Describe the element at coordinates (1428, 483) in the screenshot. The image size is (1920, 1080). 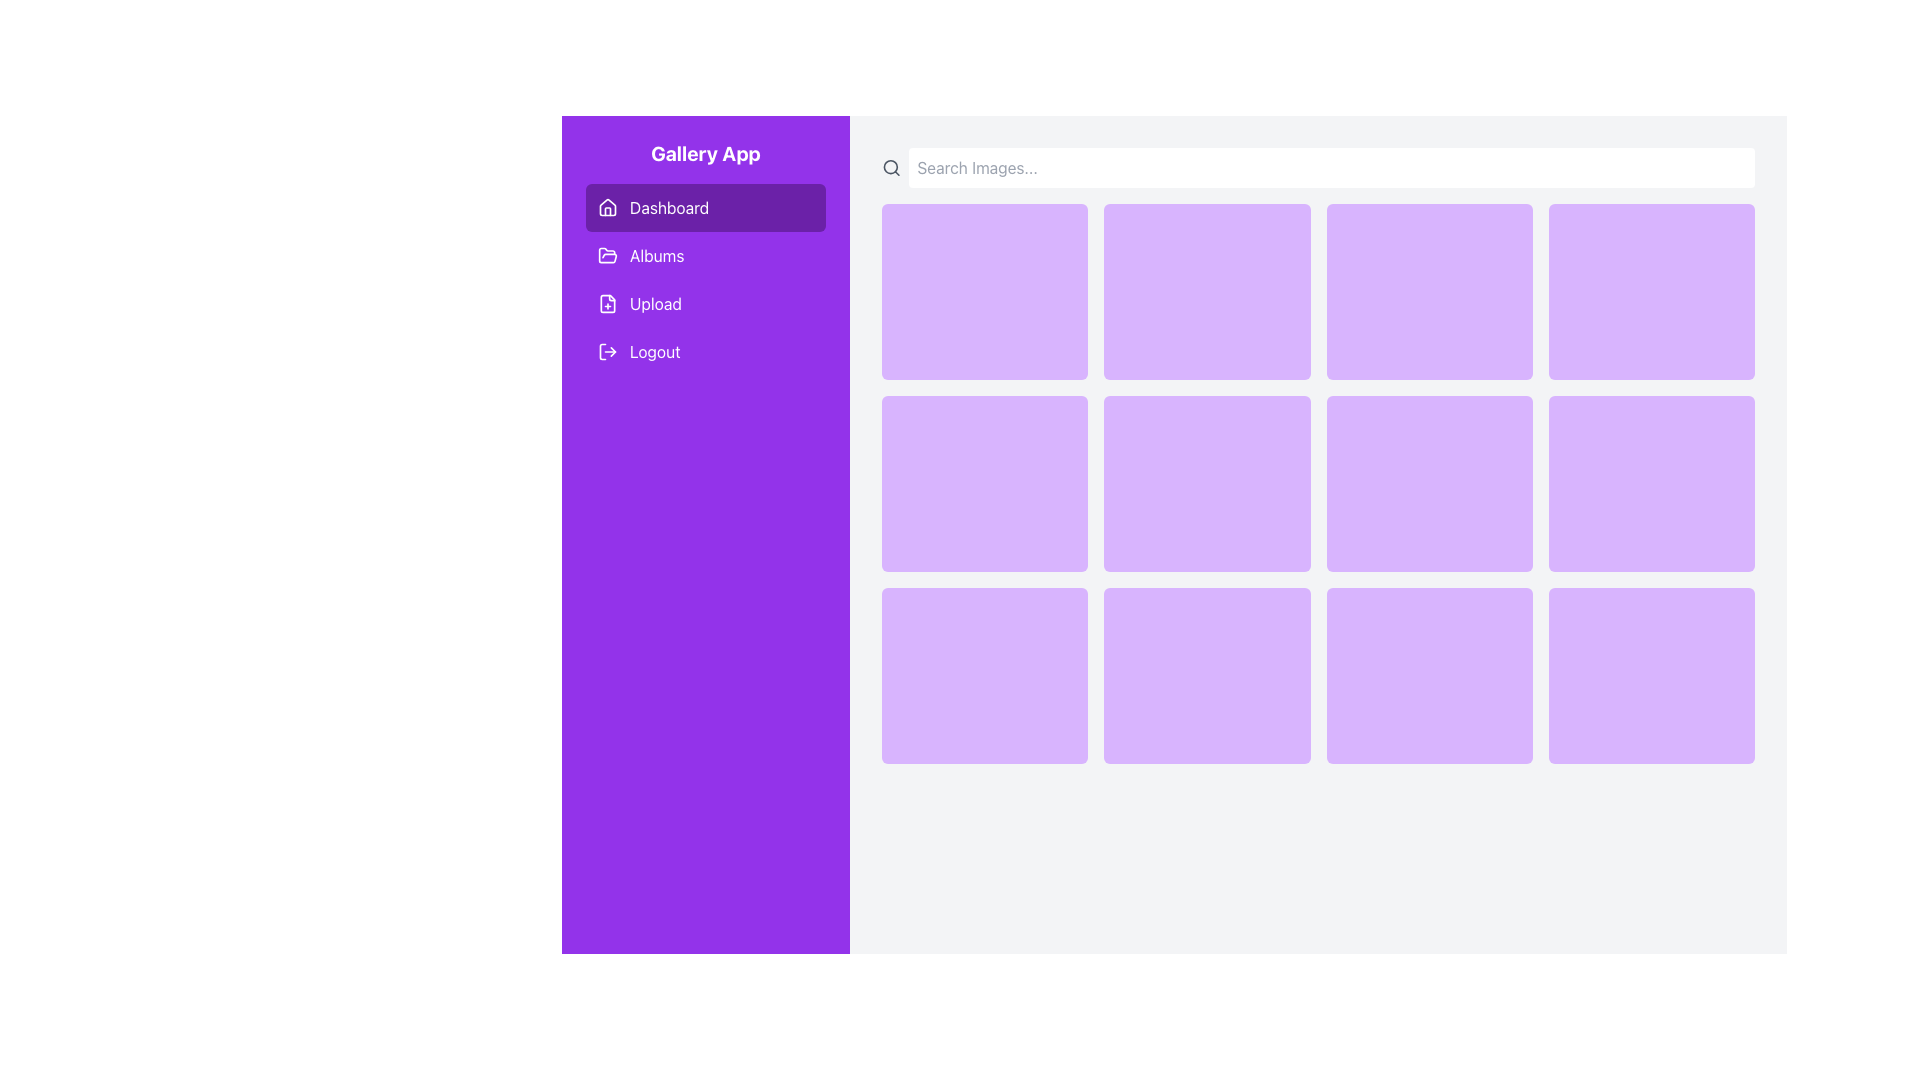
I see `the third tile in the second row of the grid layout, which acts as an interactive visual component for displaying or selecting related content` at that location.